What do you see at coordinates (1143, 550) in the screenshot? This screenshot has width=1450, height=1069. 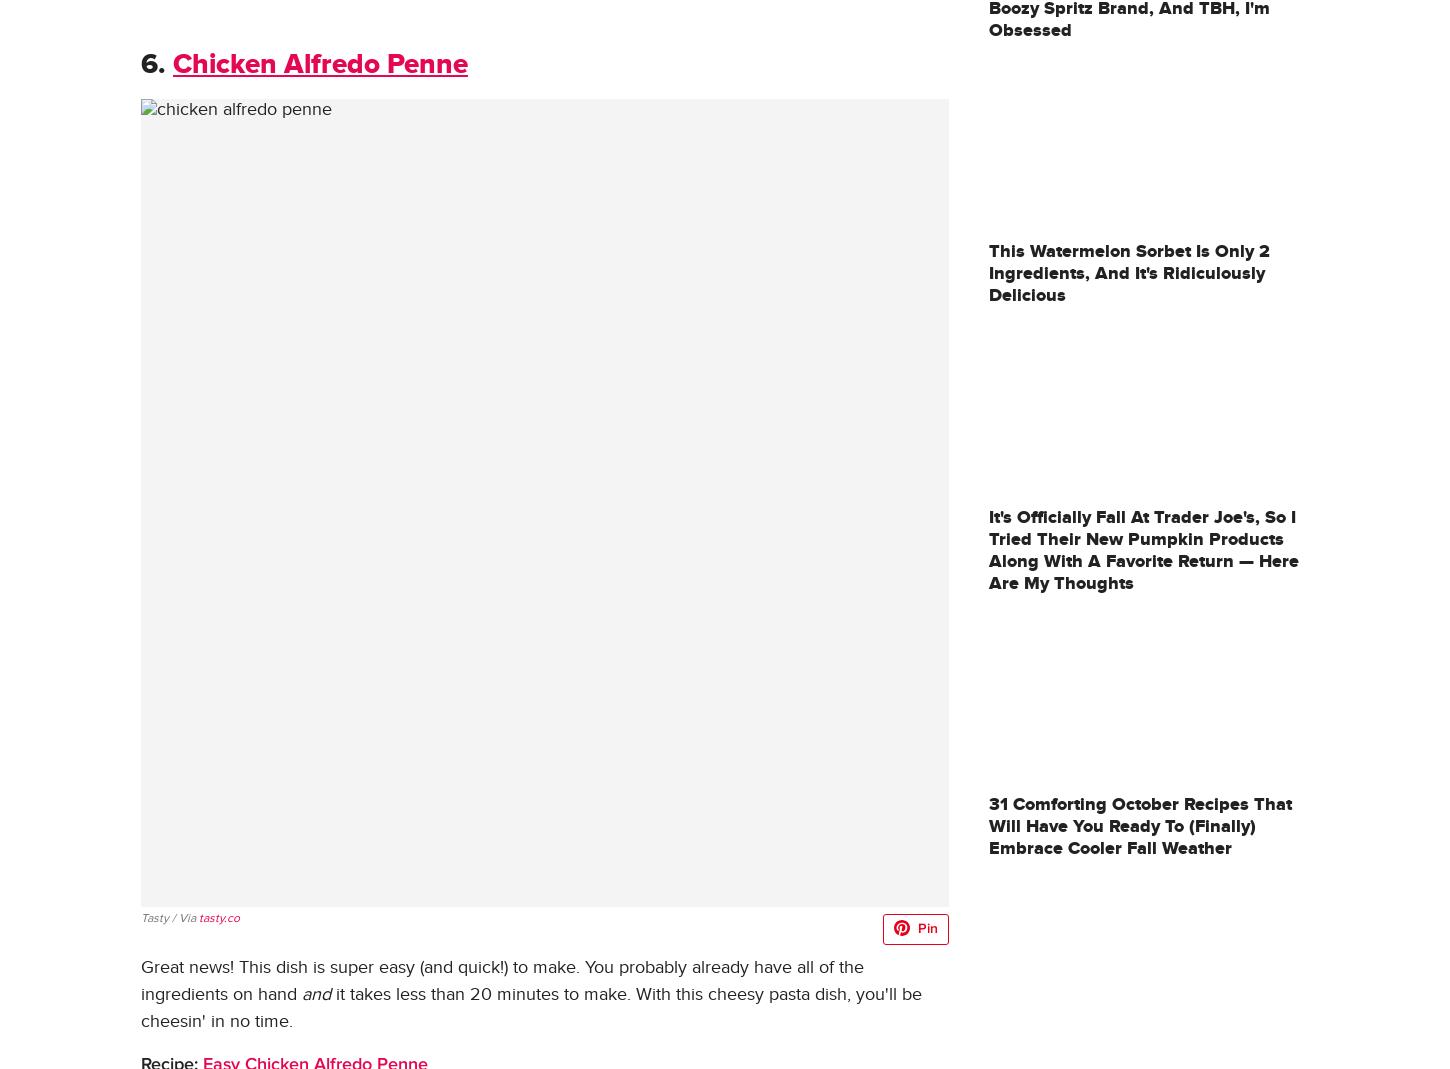 I see `'It's Officially Fall At Trader Joe's, So I Tried Their New Pumpkin Products Along With A Favorite Return — Here Are My Thoughts'` at bounding box center [1143, 550].